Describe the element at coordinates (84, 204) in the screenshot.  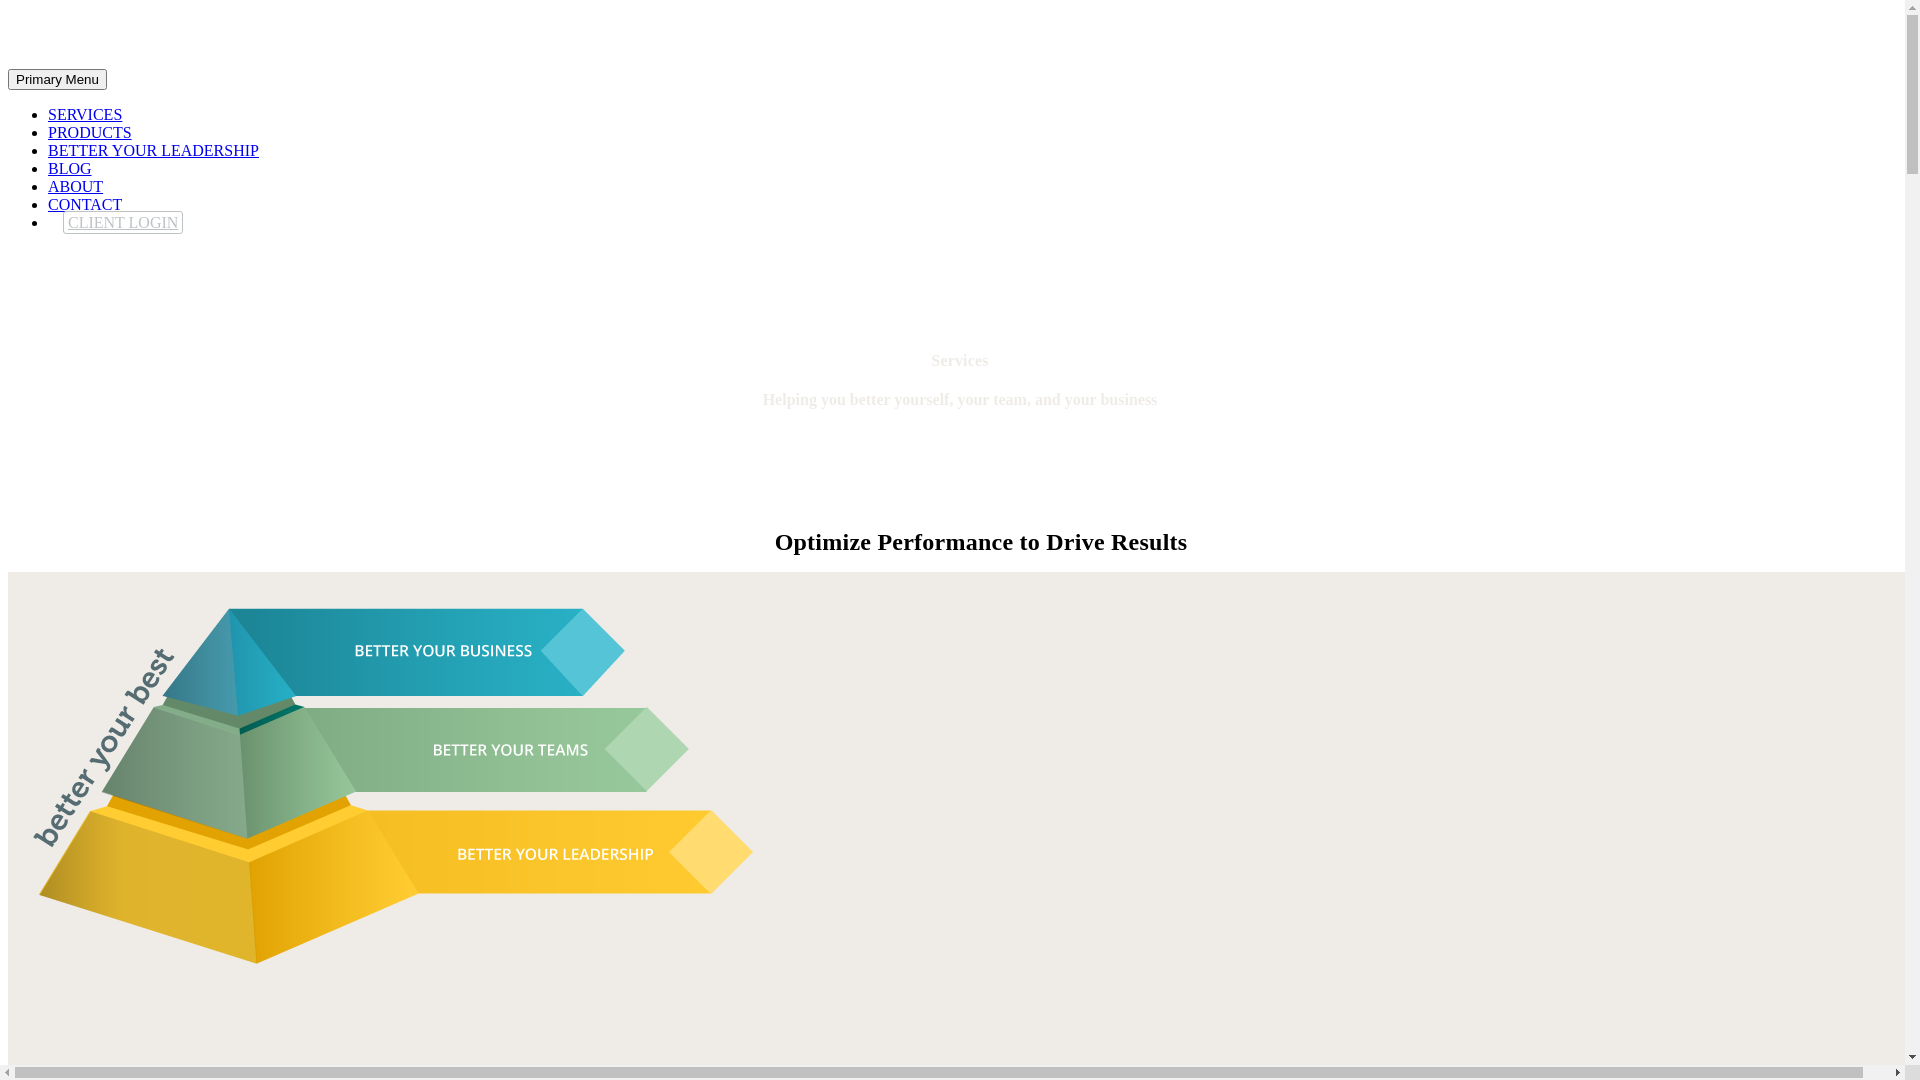
I see `'CONTACT'` at that location.